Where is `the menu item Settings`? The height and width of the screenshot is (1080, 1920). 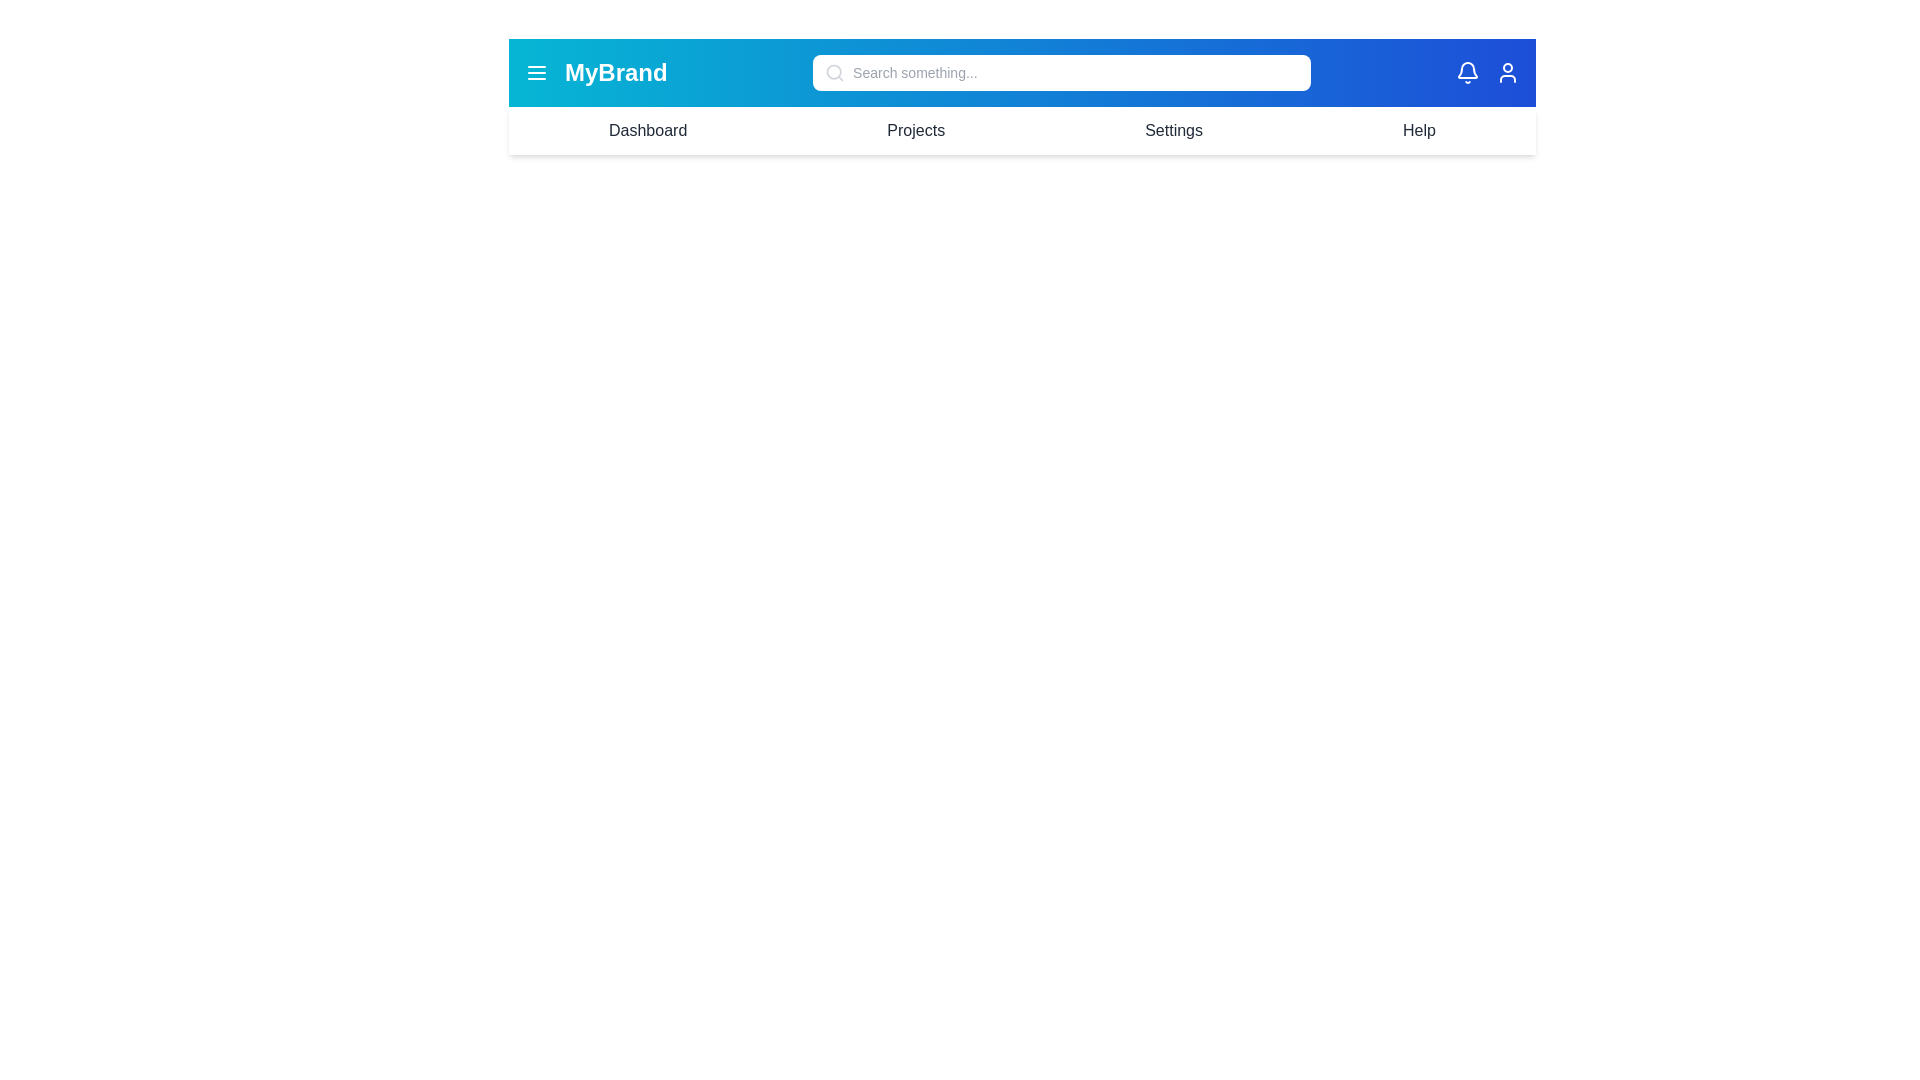 the menu item Settings is located at coordinates (1174, 131).